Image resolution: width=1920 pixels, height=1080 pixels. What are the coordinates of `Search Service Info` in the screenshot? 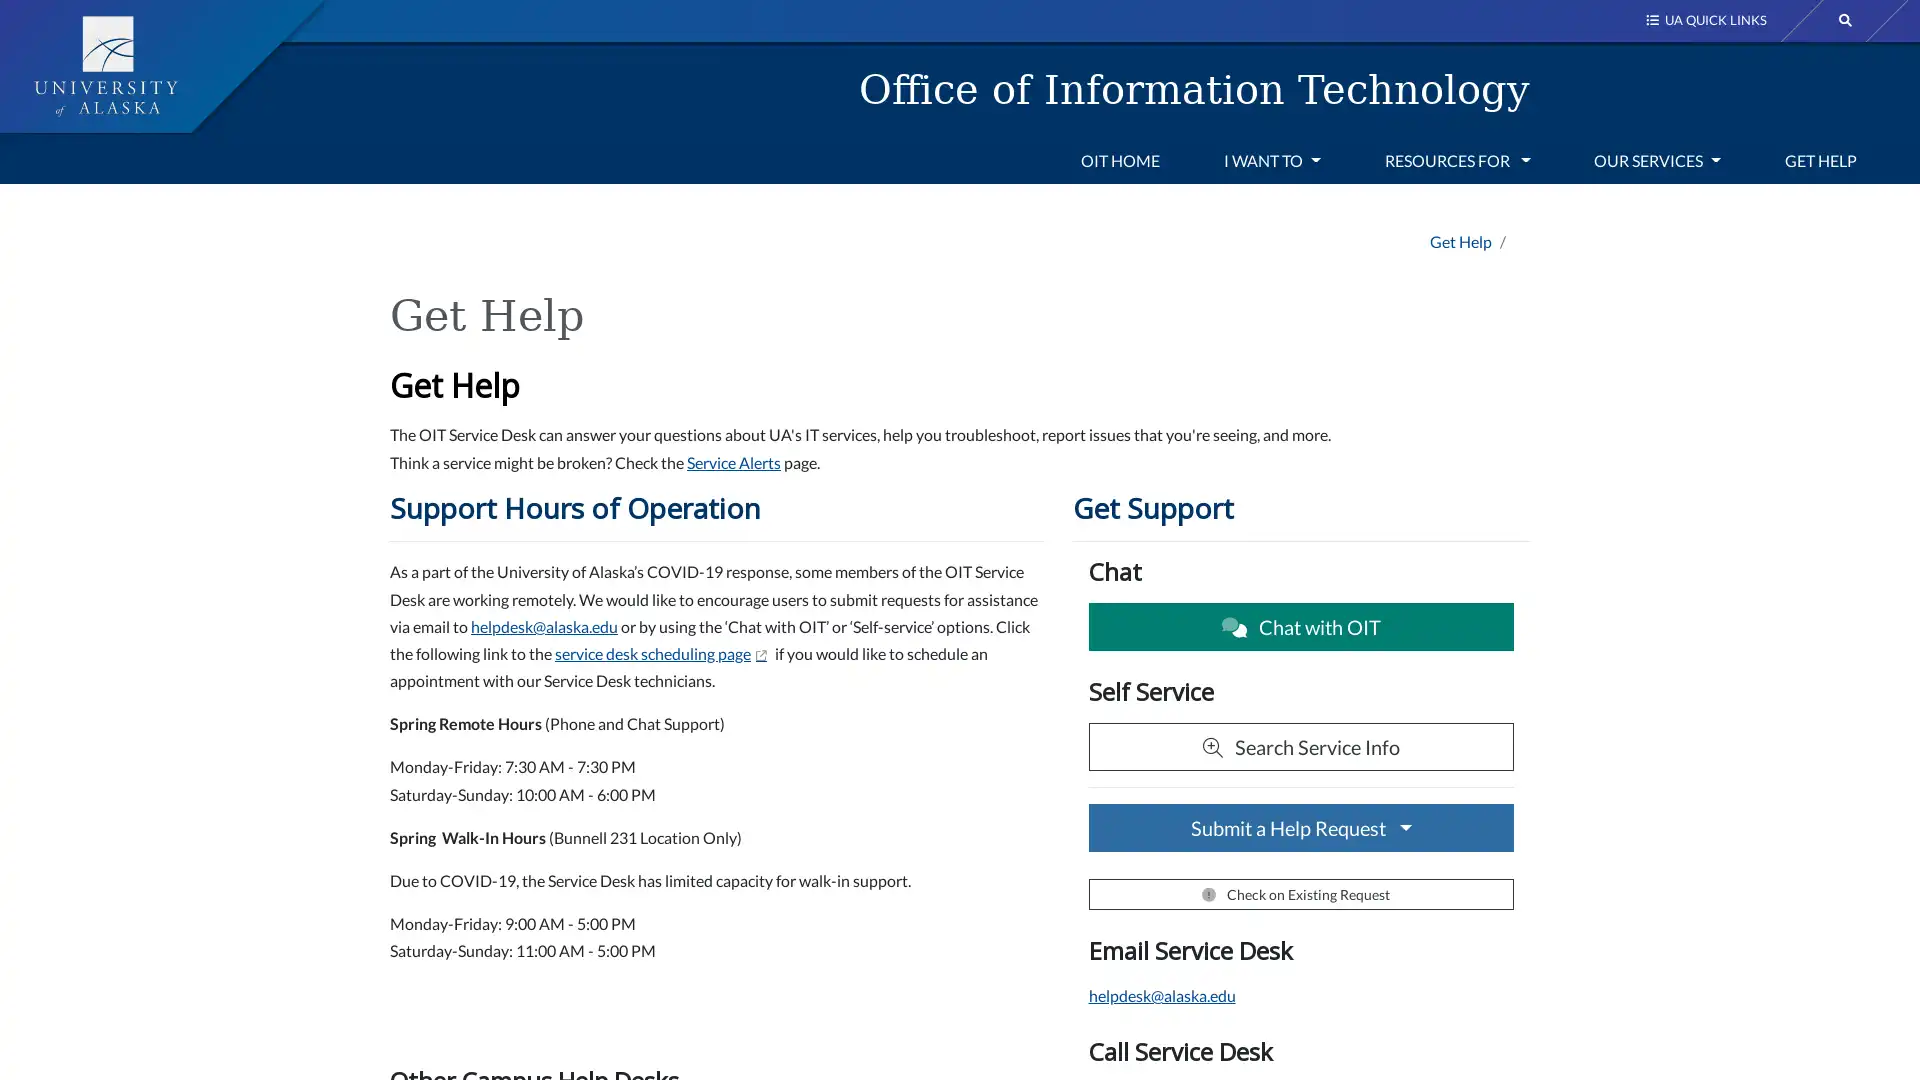 It's located at (1300, 747).